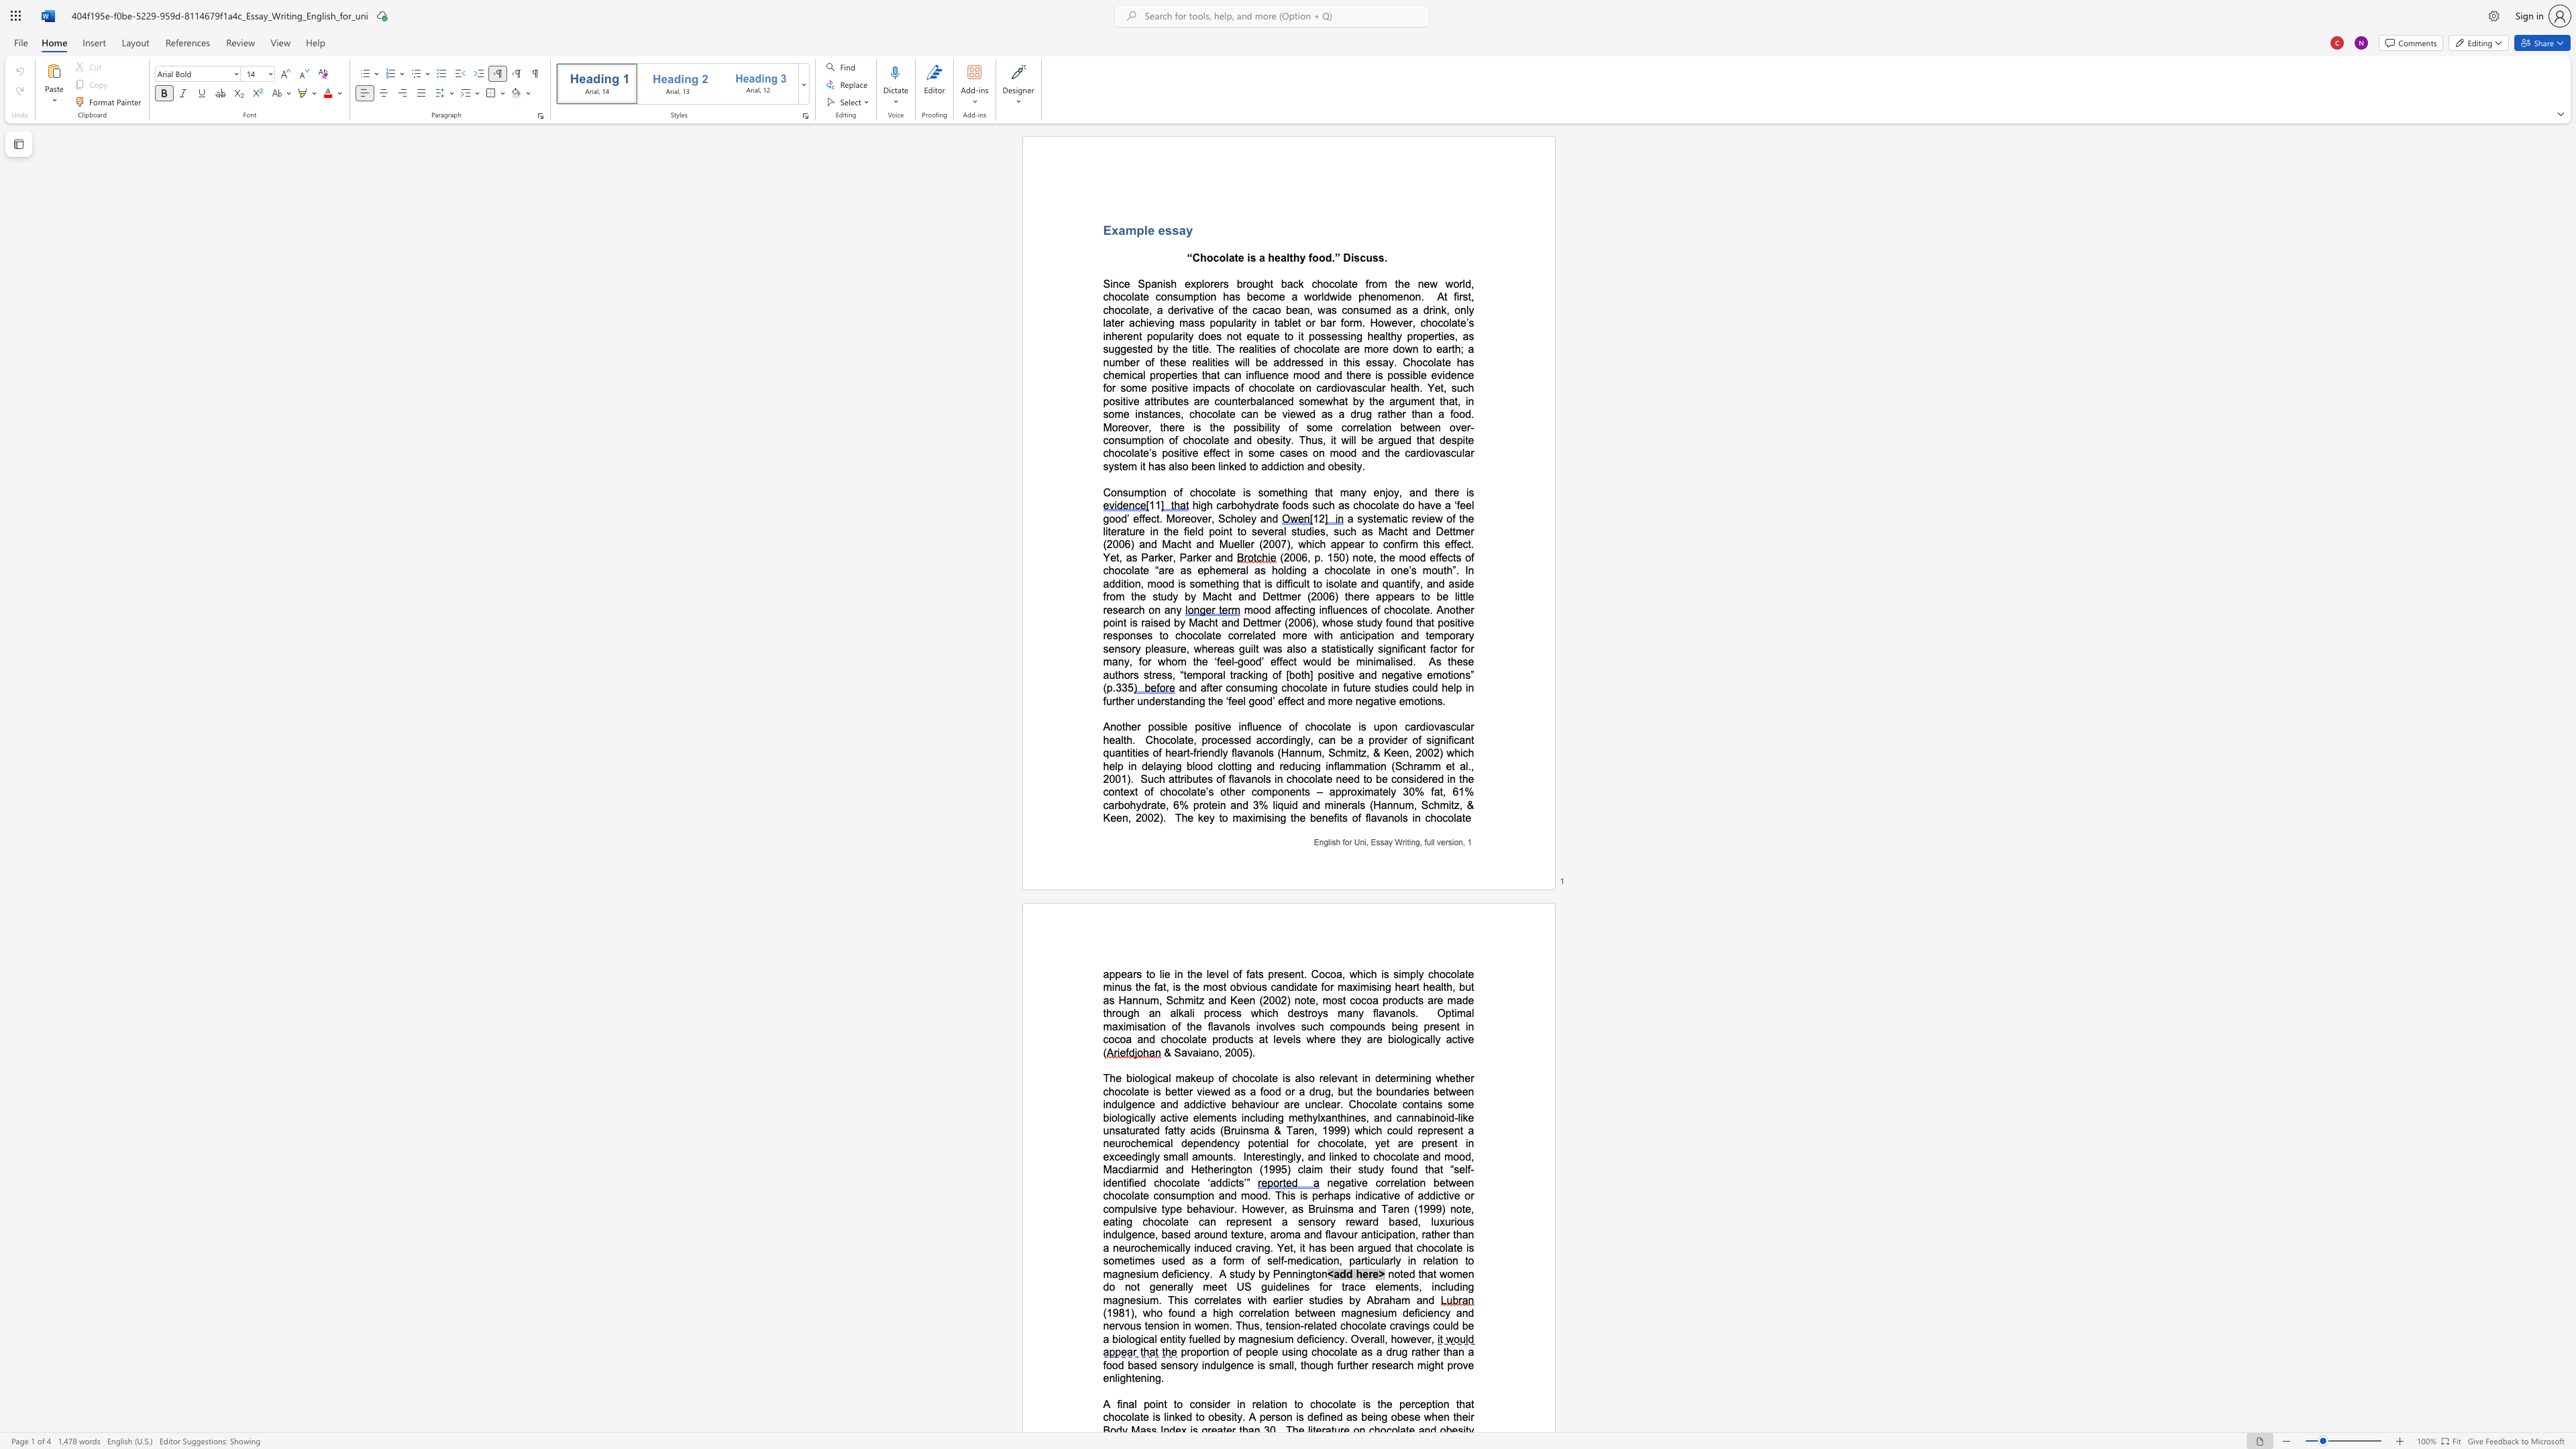  What do you see at coordinates (1171, 1339) in the screenshot?
I see `the subset text "tity fuelled by" within the text "(1981), who found a high correlation between magnesium deficiency and nervous tension in women. Thus, tension-related chocolate cravings could be a biological entity fuelled by magnesium deficiency. Overall, however,"` at bounding box center [1171, 1339].